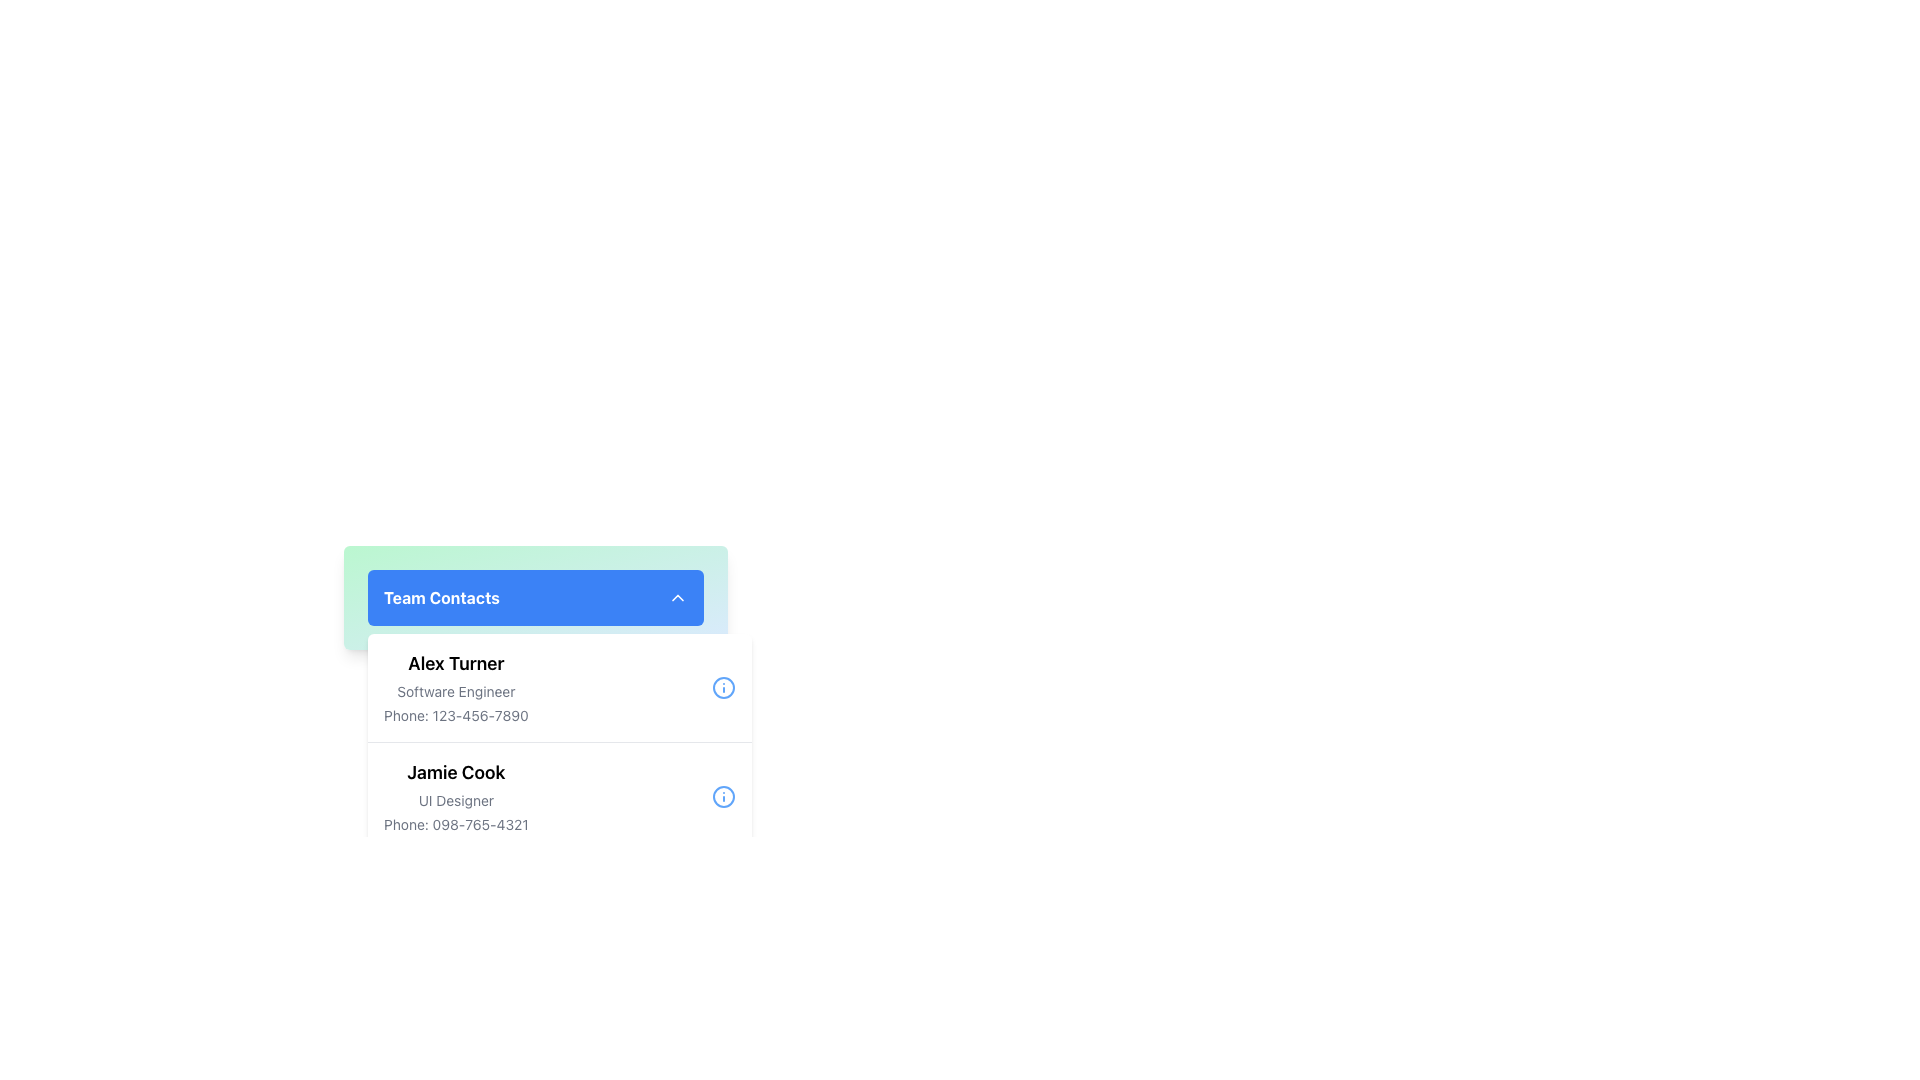  Describe the element at coordinates (723, 686) in the screenshot. I see `the circular blue icon resembling an exclamation mark` at that location.